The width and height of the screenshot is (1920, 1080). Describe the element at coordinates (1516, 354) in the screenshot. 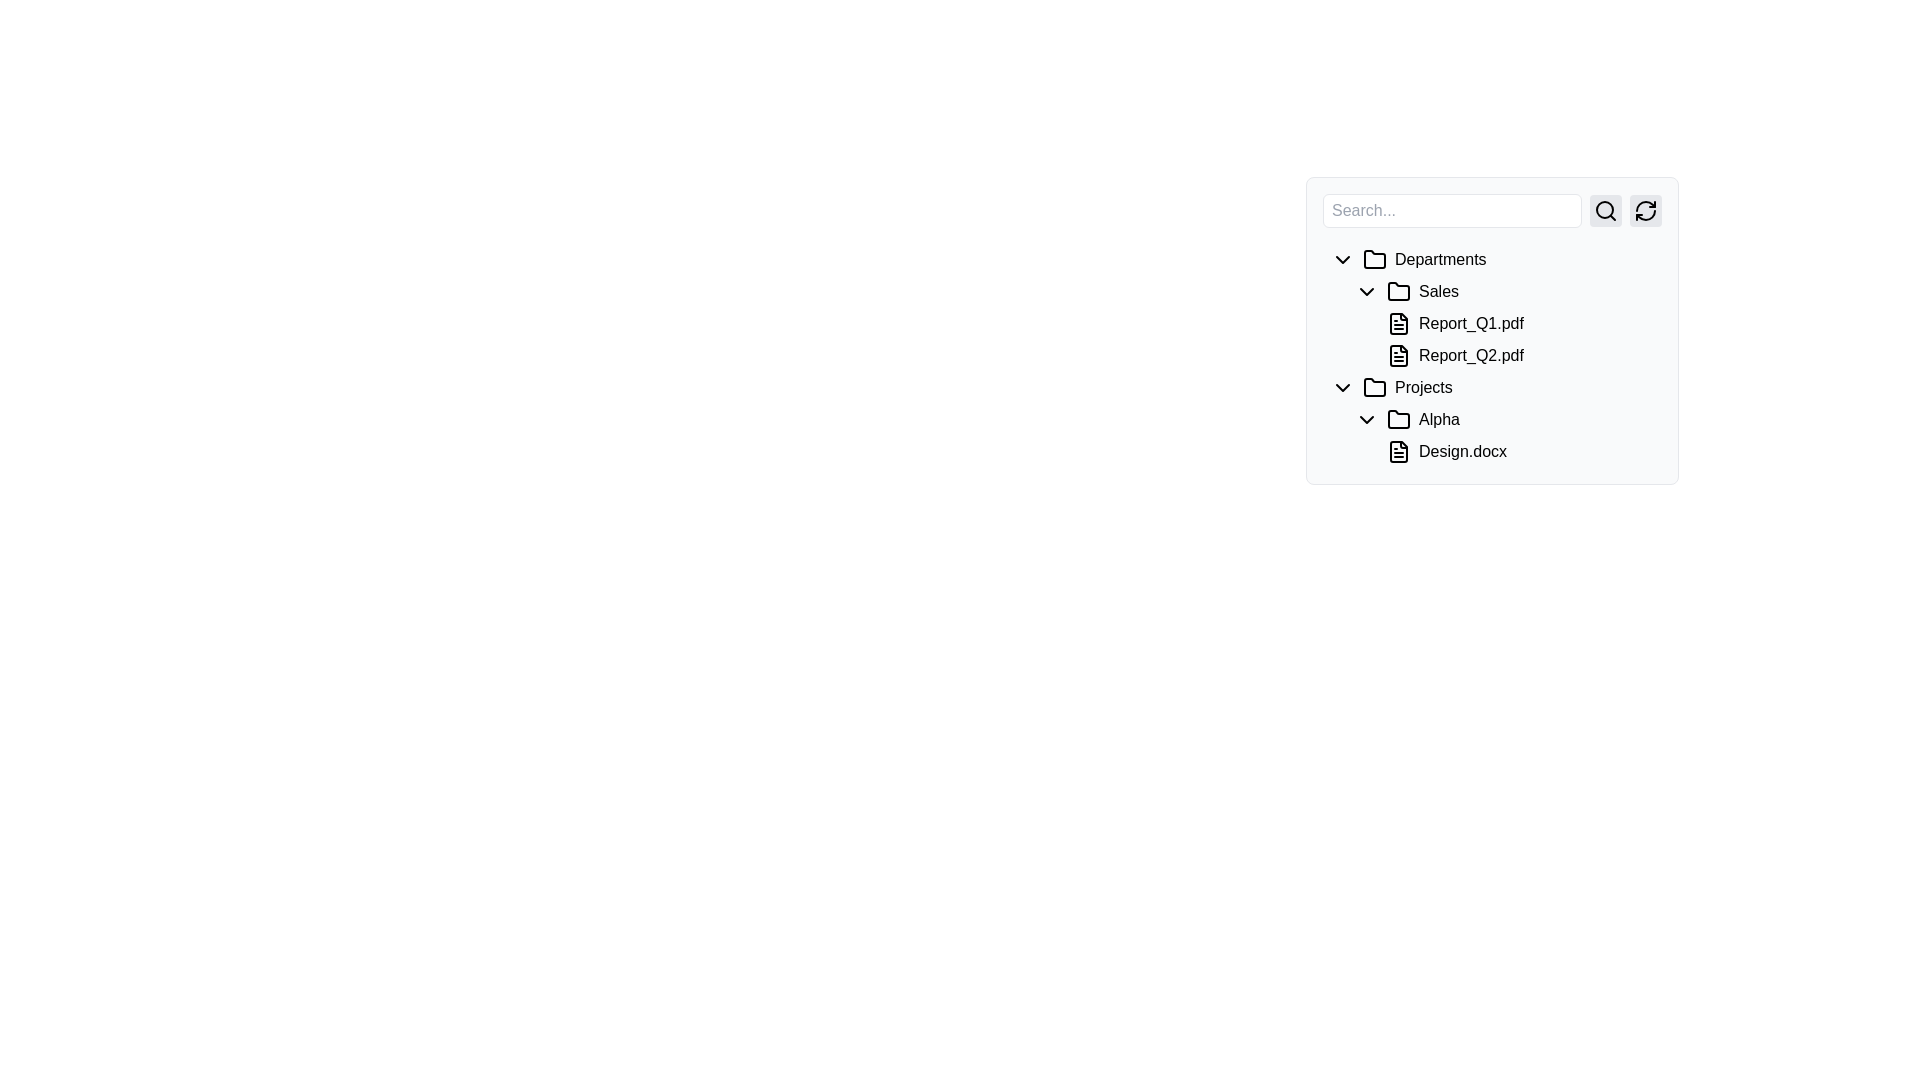

I see `the 'Report_Q2.pdf' file item in the 'Sales' folder` at that location.